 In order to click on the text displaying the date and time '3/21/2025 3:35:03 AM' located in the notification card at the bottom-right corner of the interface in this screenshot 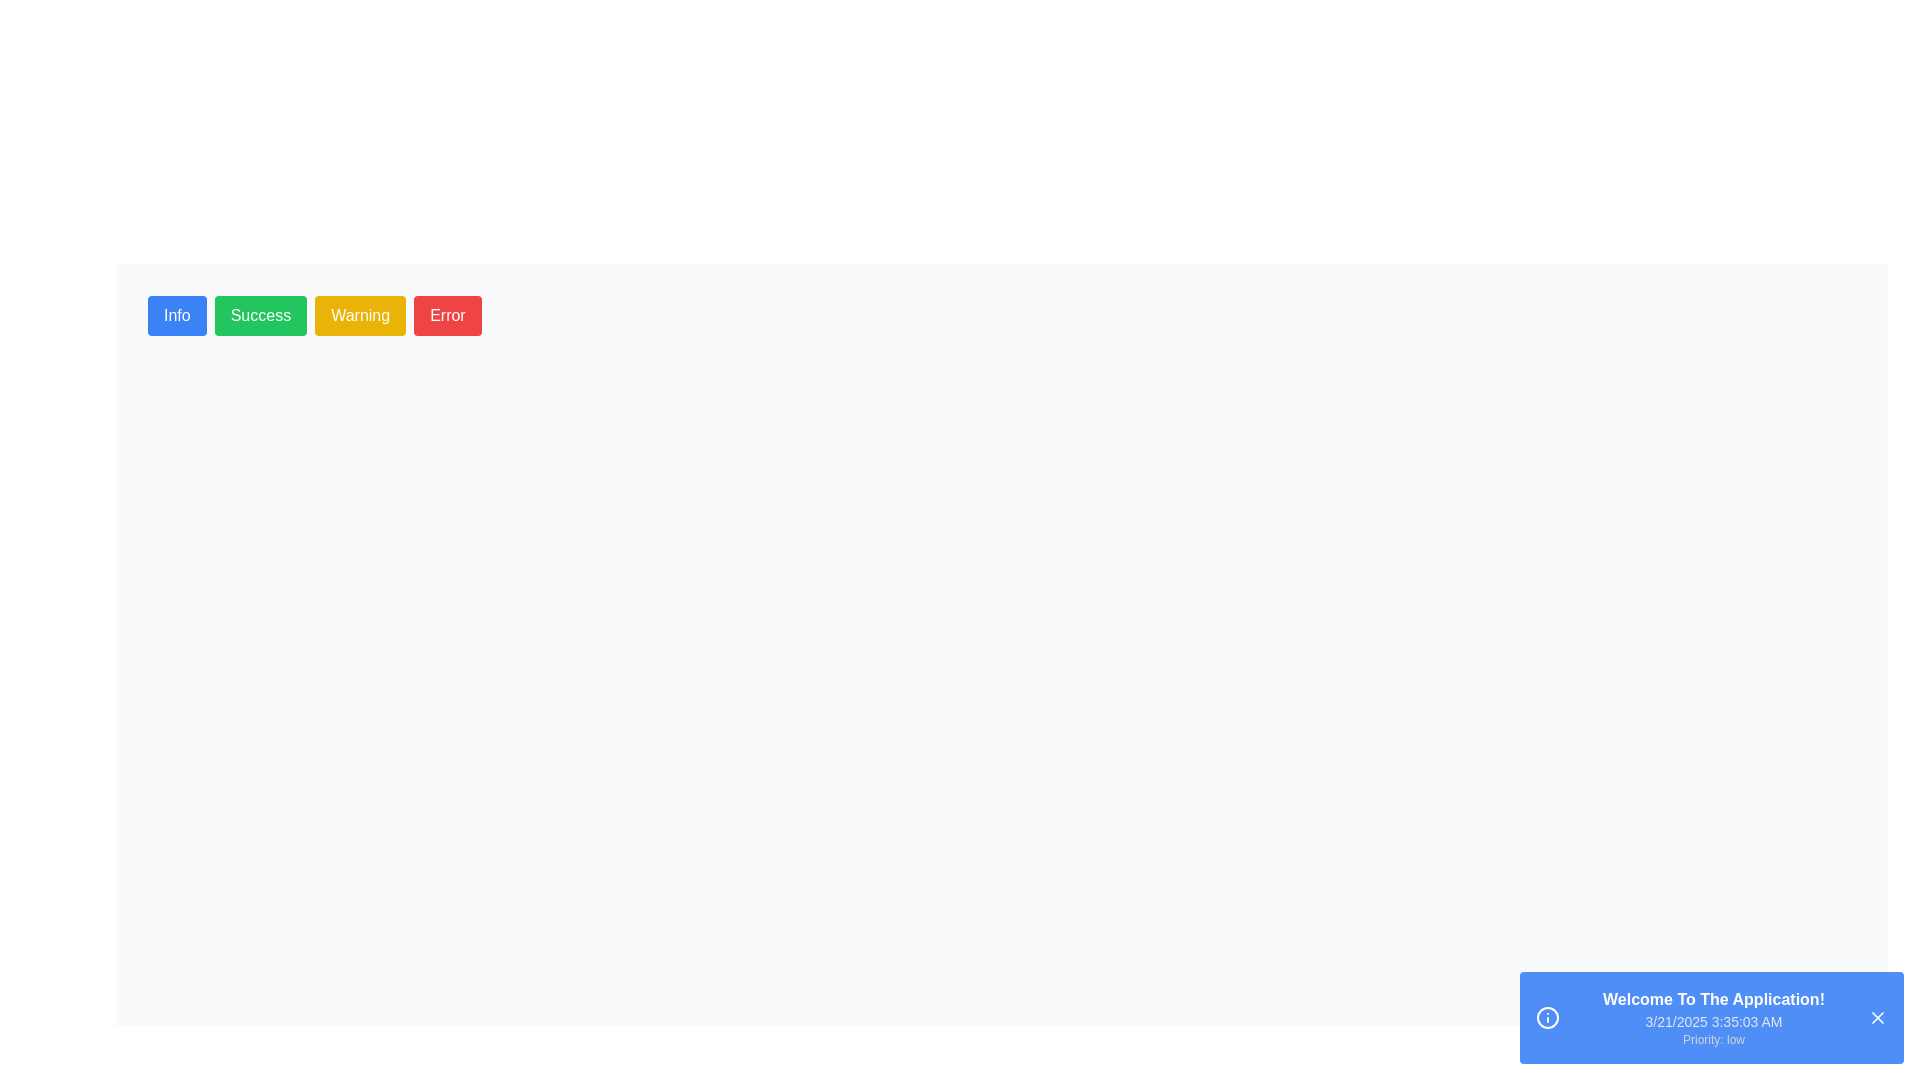, I will do `click(1712, 1022)`.